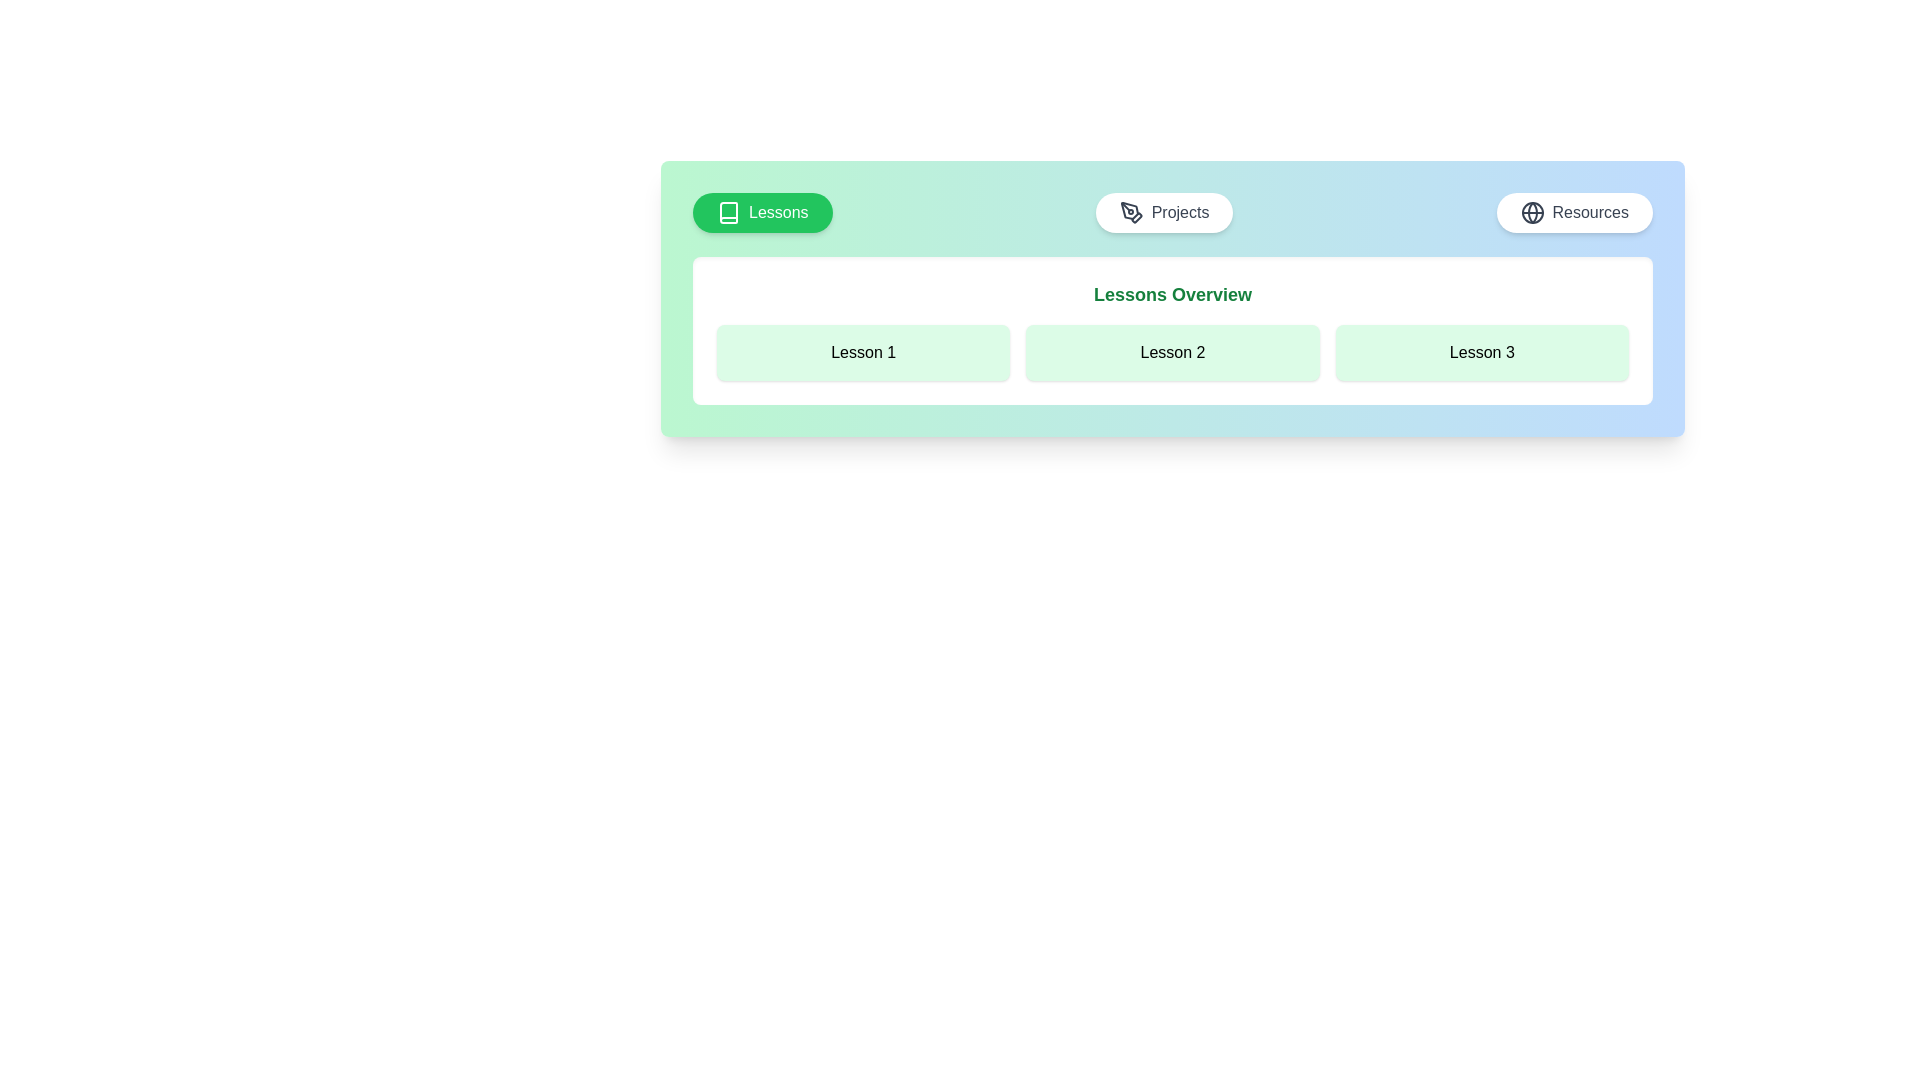 This screenshot has height=1080, width=1920. Describe the element at coordinates (728, 212) in the screenshot. I see `the green circular button containing the 'Lessons' icon located on the left segment of the top horizontal navigation bar` at that location.